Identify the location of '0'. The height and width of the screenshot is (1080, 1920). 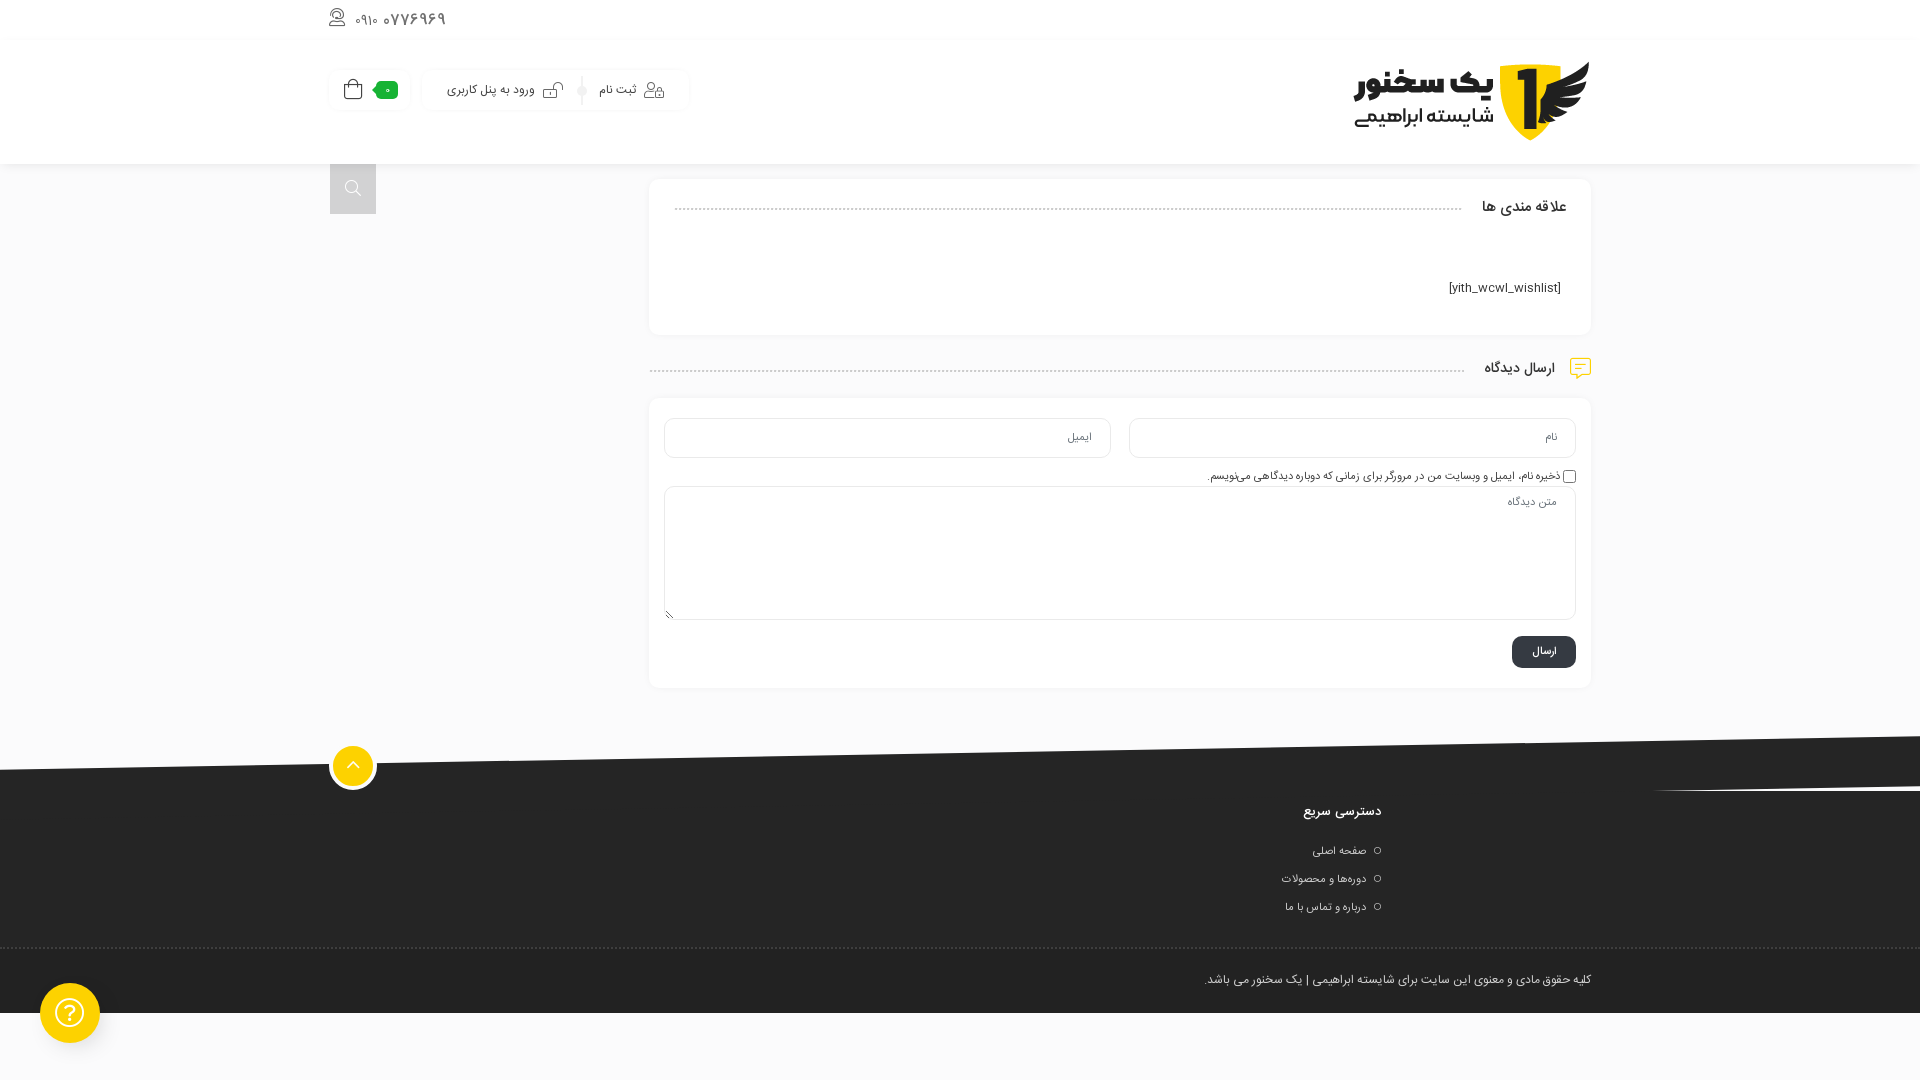
(369, 88).